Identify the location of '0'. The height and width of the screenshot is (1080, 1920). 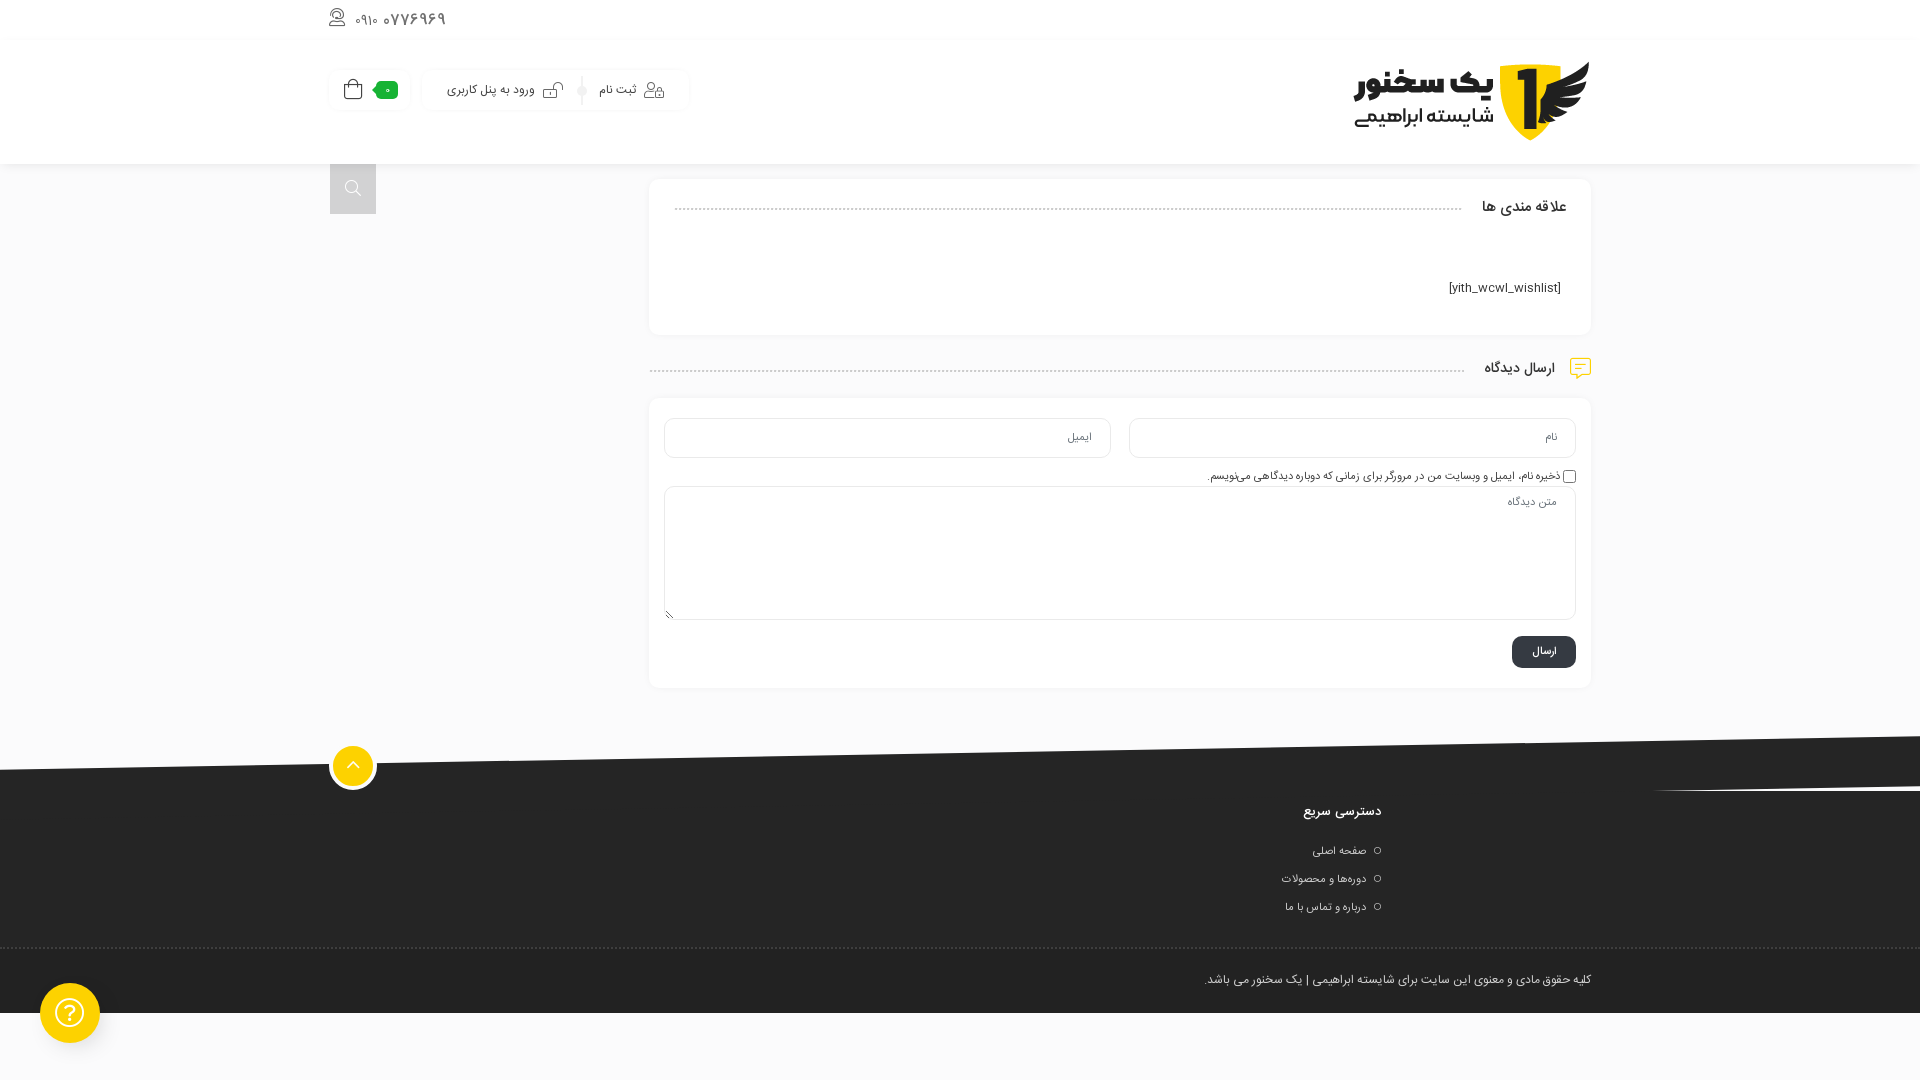
(369, 88).